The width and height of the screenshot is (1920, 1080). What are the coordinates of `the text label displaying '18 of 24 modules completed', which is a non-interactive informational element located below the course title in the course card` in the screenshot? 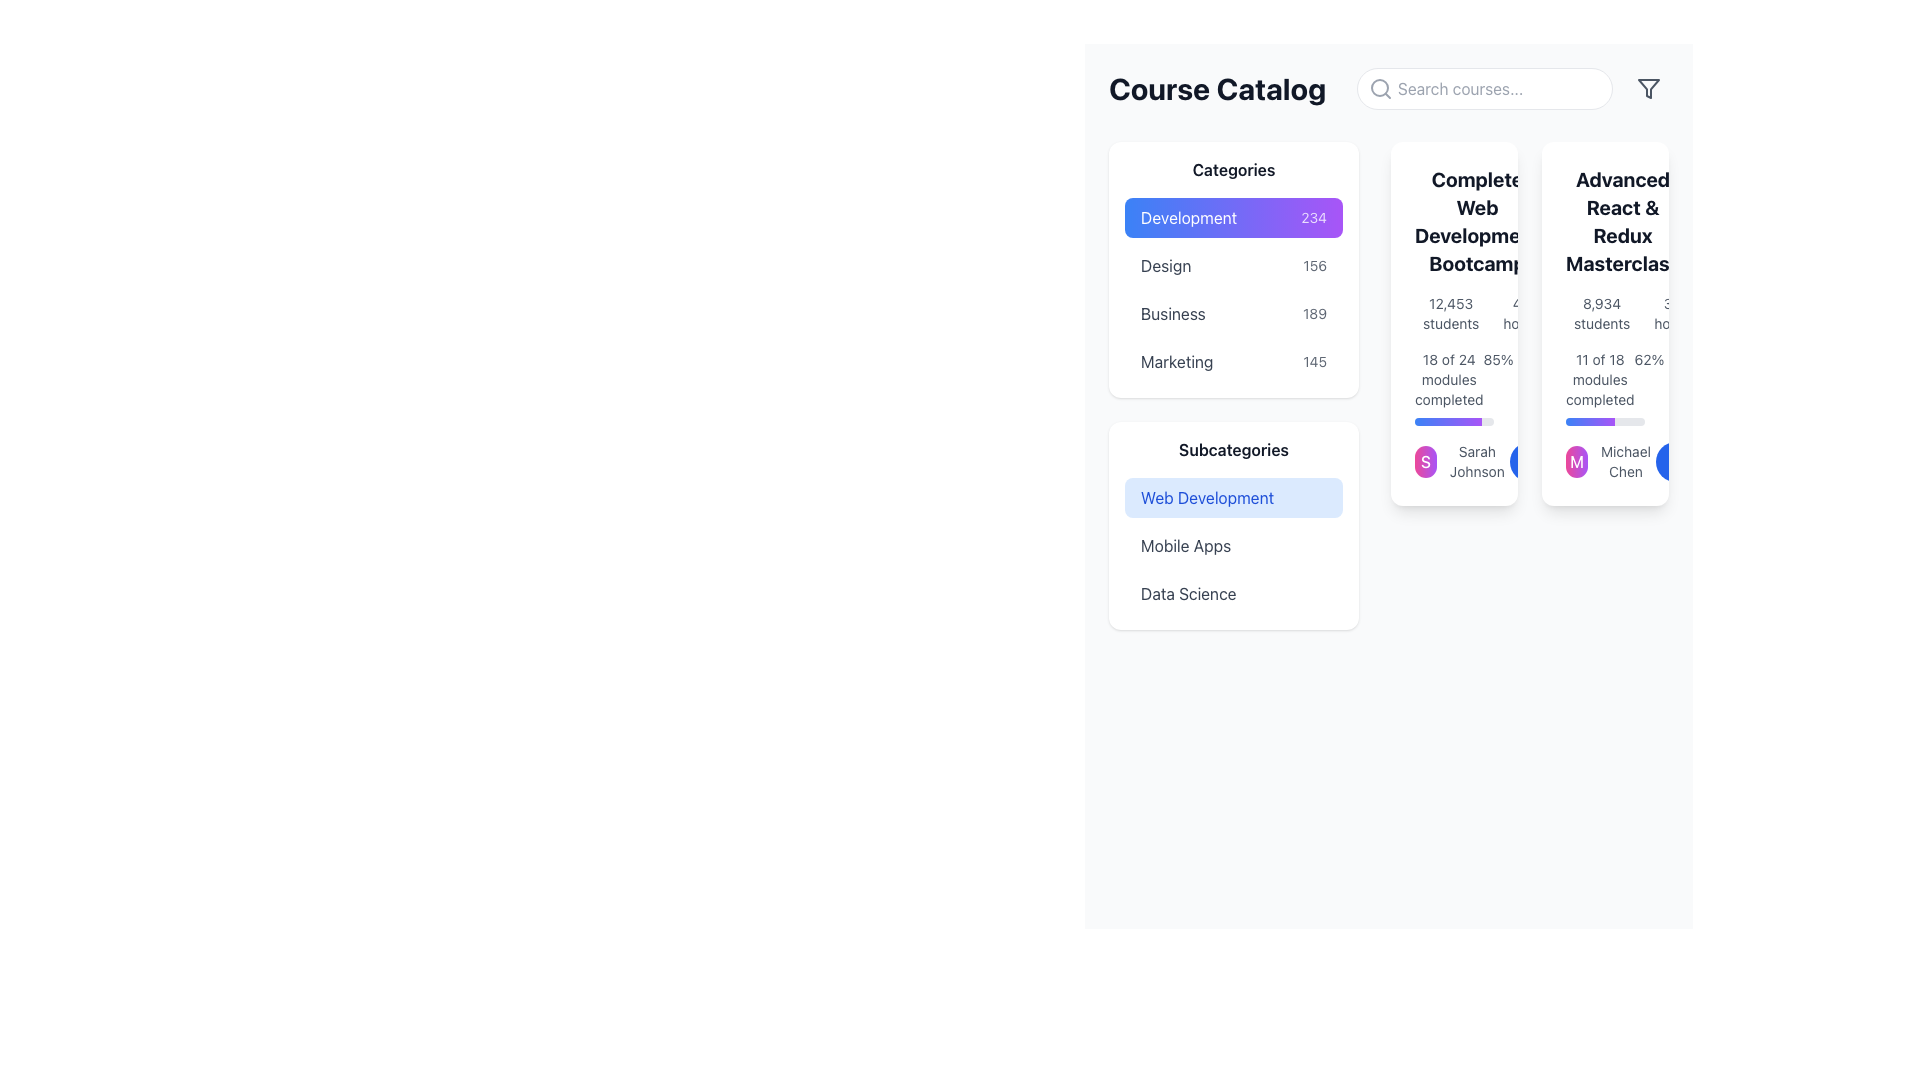 It's located at (1449, 380).